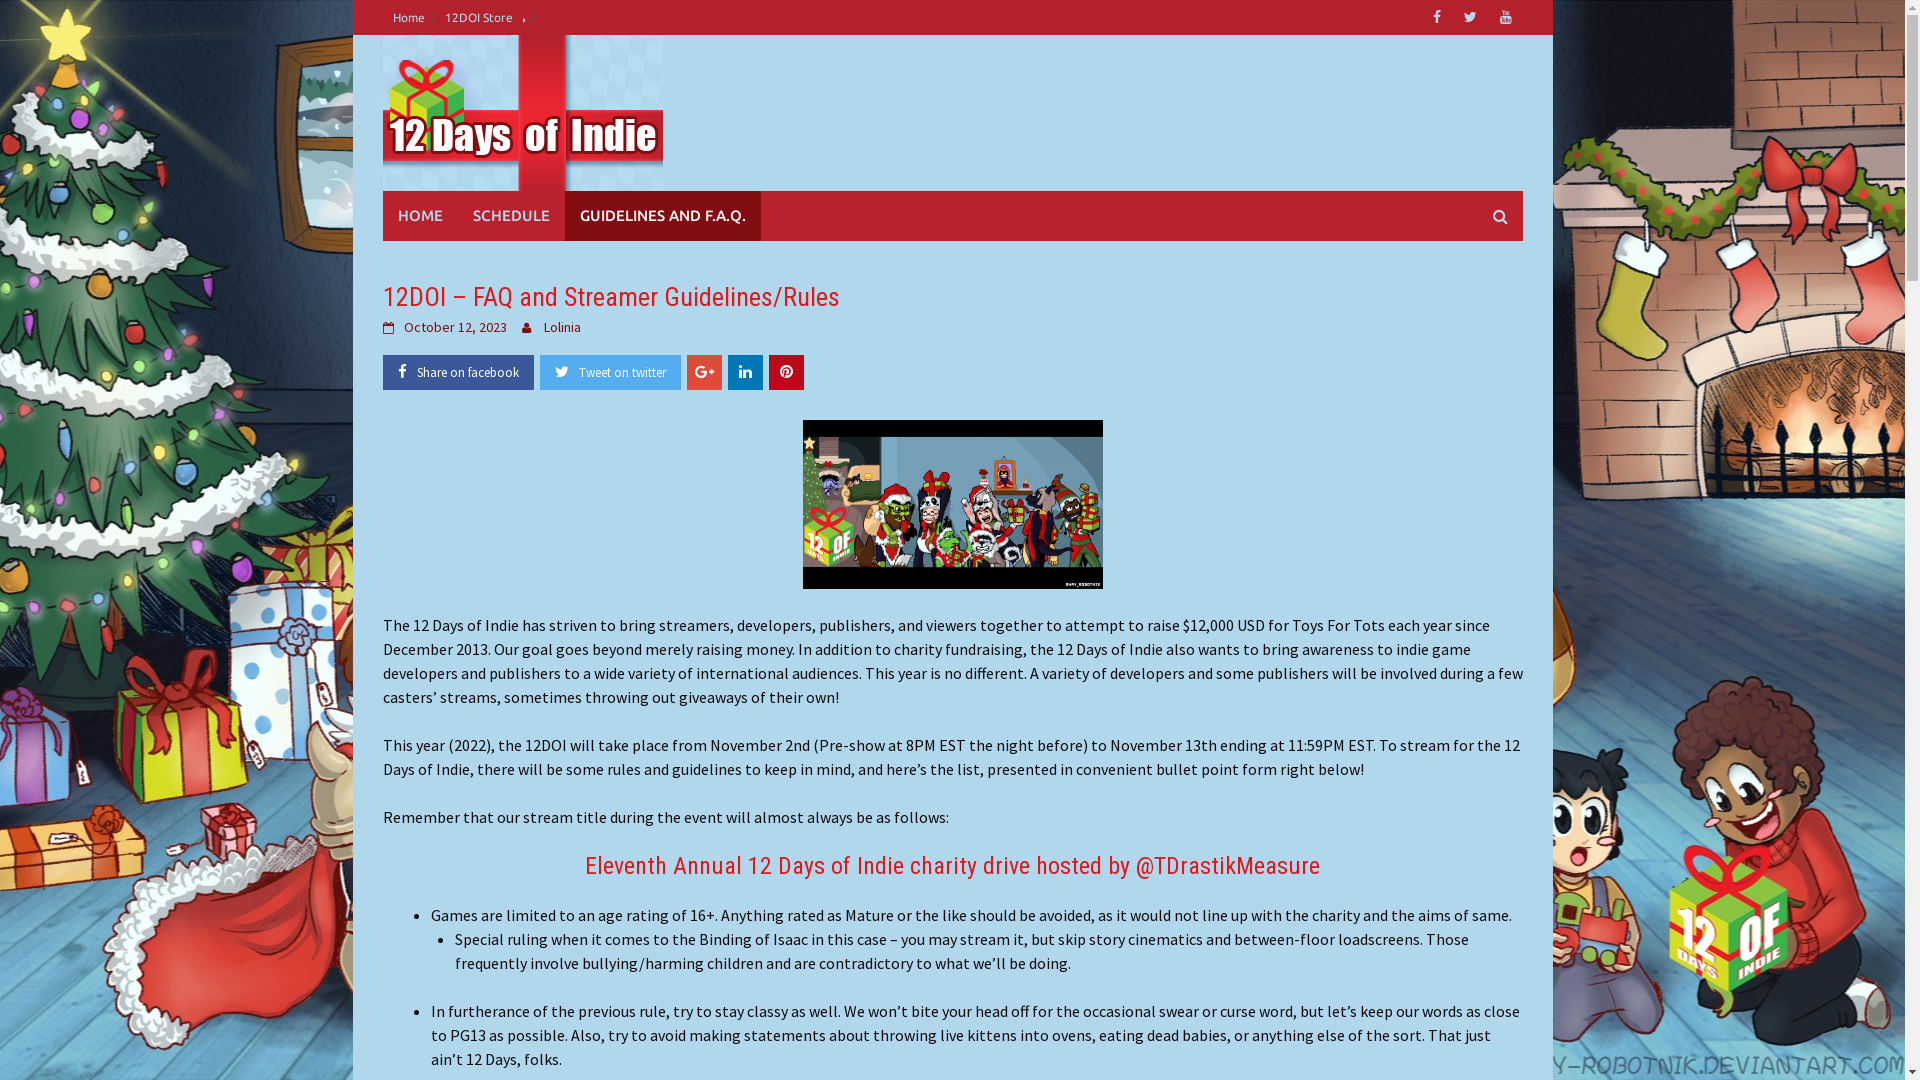 The image size is (1920, 1080). I want to click on 'Lolinia', so click(561, 326).